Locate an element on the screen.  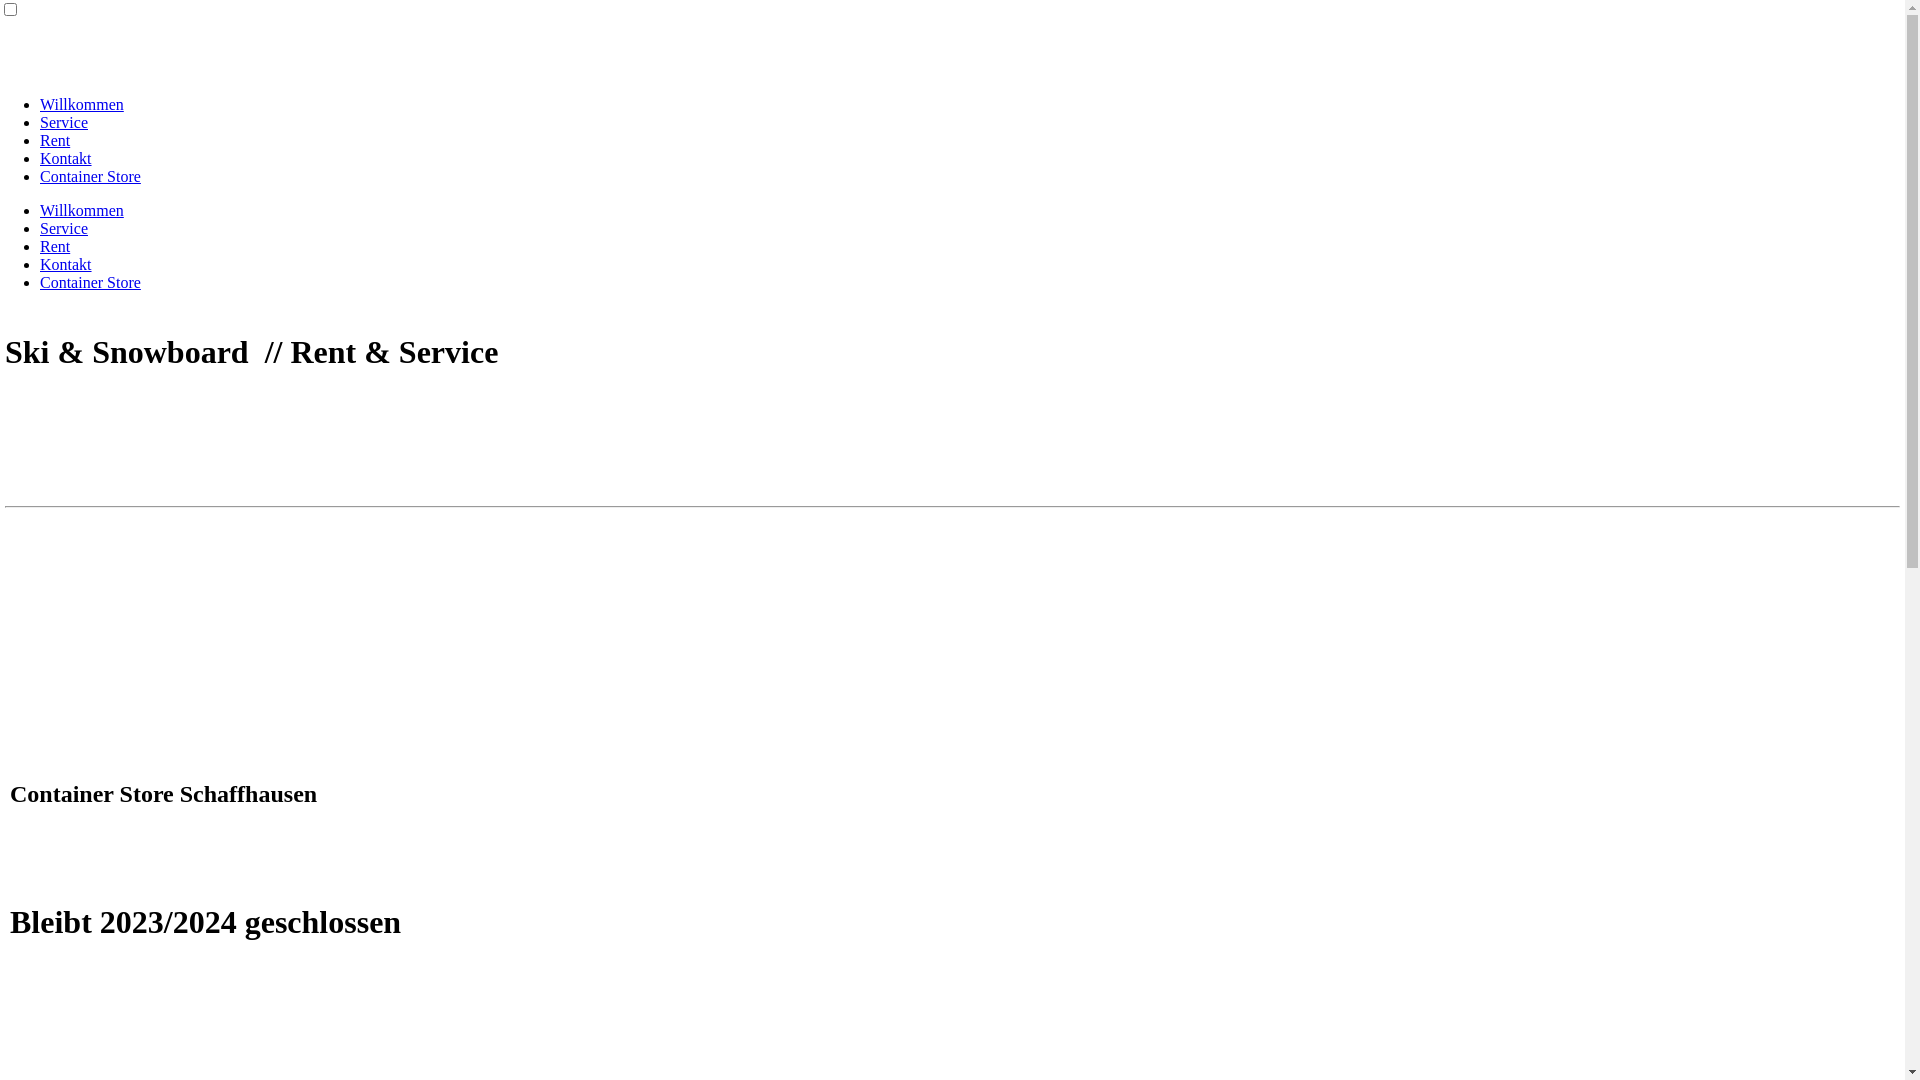
'Rent' is located at coordinates (39, 139).